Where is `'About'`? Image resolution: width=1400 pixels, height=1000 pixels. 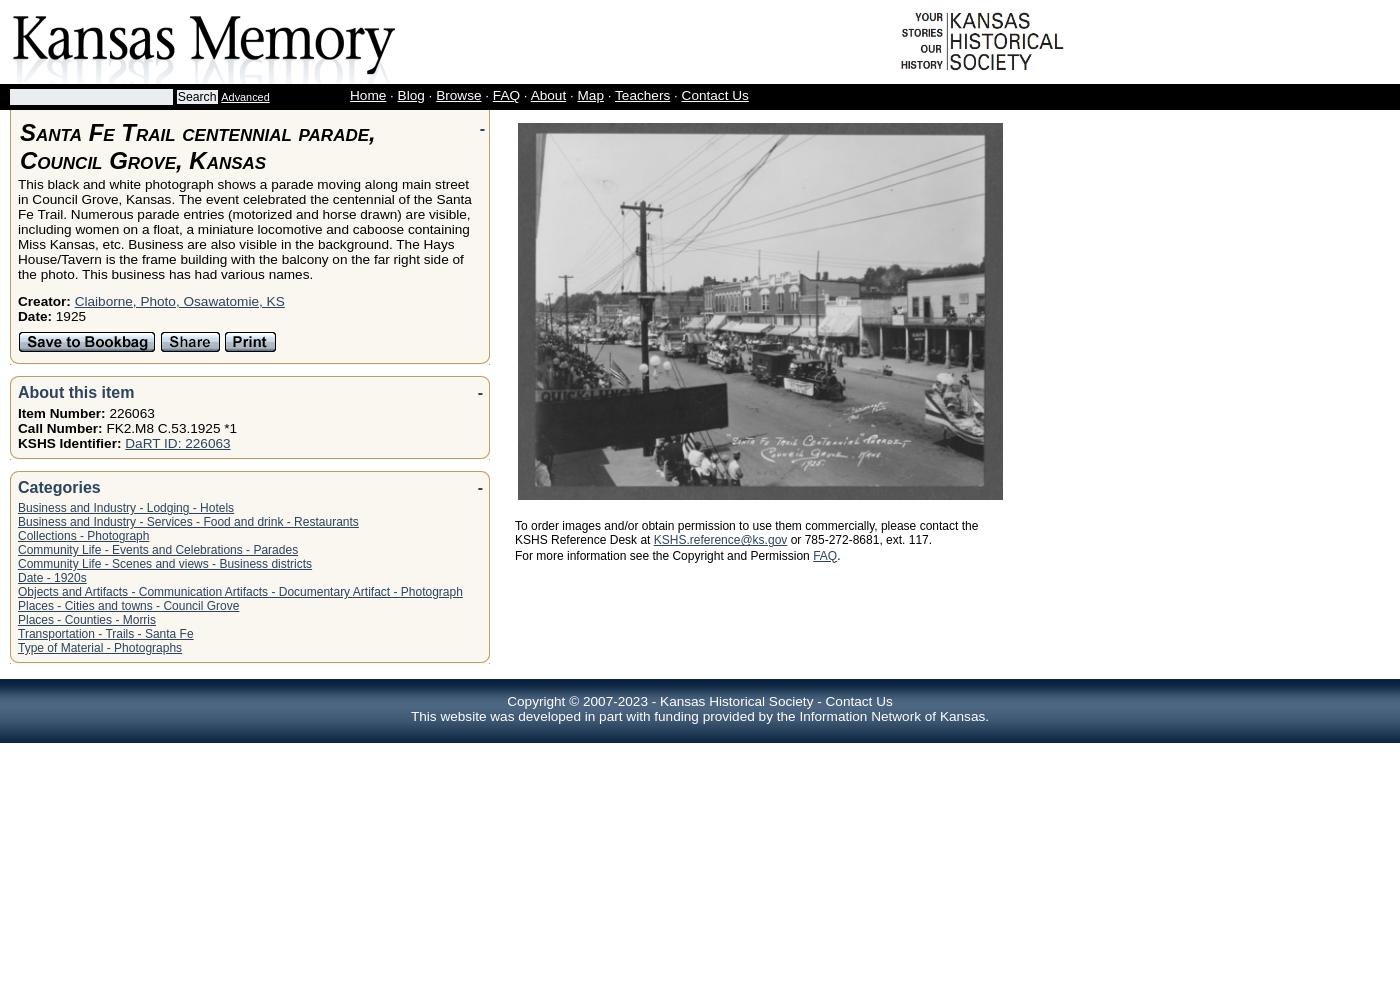
'About' is located at coordinates (530, 94).